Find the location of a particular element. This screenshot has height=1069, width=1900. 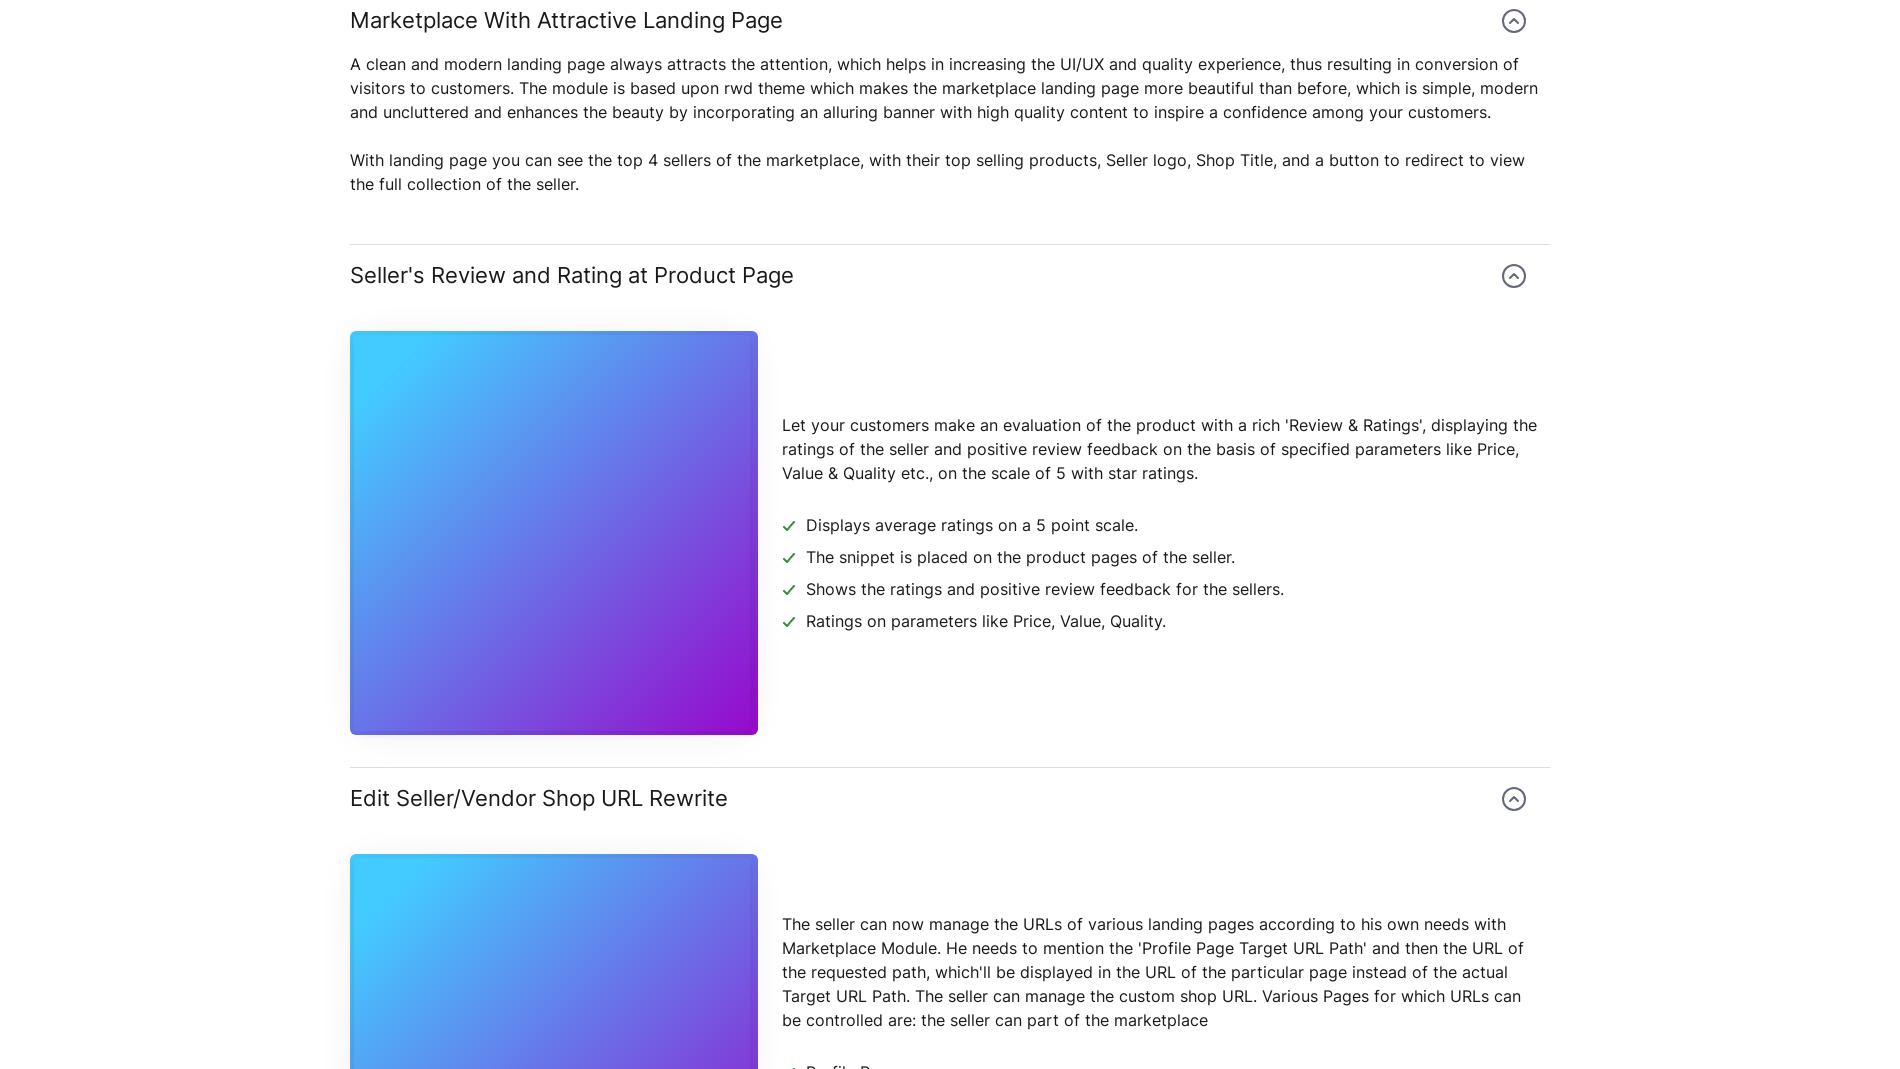

'A clean and modern landing page always attracts the attention, which helps in increasing the UI/UX and quality experience, thus resulting in conversion of visitors to customers. The module is based upon rwd theme which makes the marketplace landing page more beautiful than before, which is simple, modern and uncluttered and enhances the beauty by incorporating an alluring banner with high quality content to inspire a confidence among your customers.' is located at coordinates (942, 86).